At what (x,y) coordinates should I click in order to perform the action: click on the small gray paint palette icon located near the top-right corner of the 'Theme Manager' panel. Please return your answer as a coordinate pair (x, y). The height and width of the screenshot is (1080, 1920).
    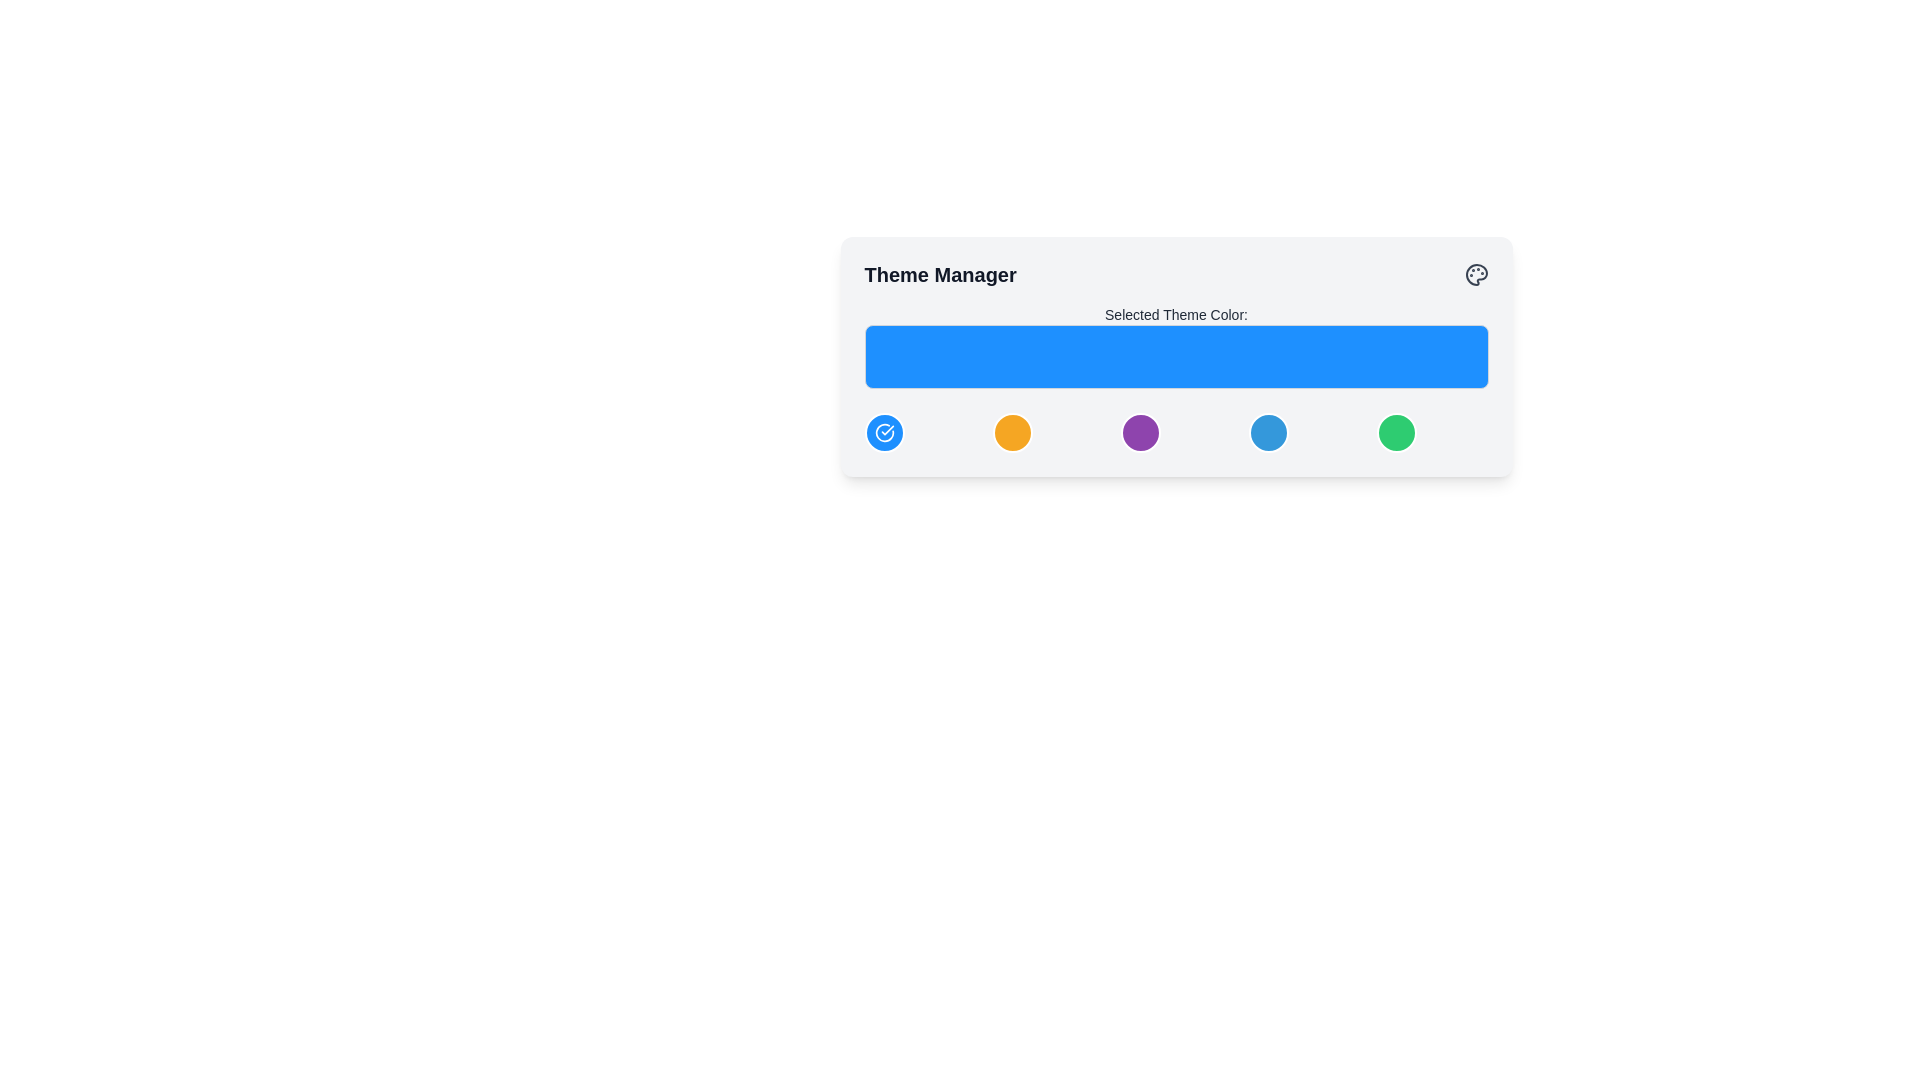
    Looking at the image, I should click on (1476, 274).